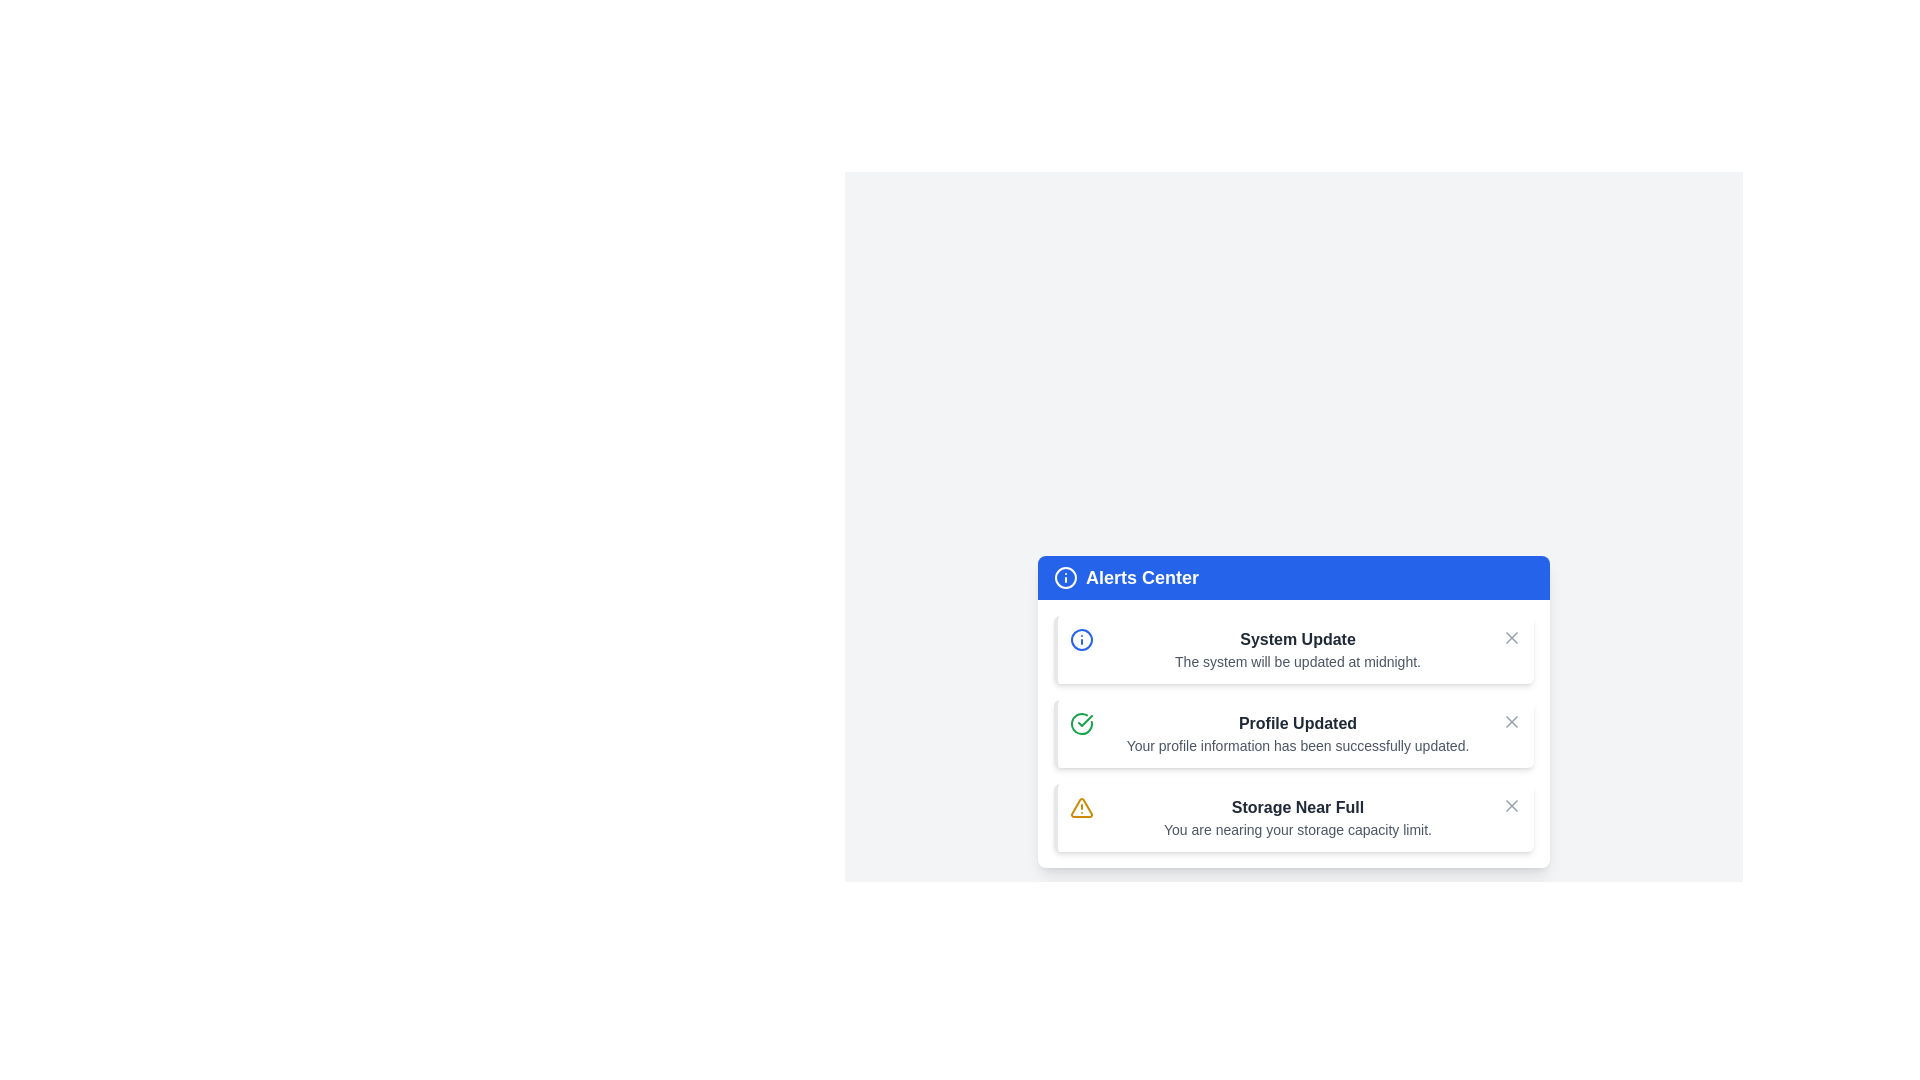 Image resolution: width=1920 pixels, height=1080 pixels. I want to click on the SVG-based graphical close icon ('X') located at the top-right corner of the 'Profile Updated' notification card to provide highlighting feedback, so click(1512, 721).